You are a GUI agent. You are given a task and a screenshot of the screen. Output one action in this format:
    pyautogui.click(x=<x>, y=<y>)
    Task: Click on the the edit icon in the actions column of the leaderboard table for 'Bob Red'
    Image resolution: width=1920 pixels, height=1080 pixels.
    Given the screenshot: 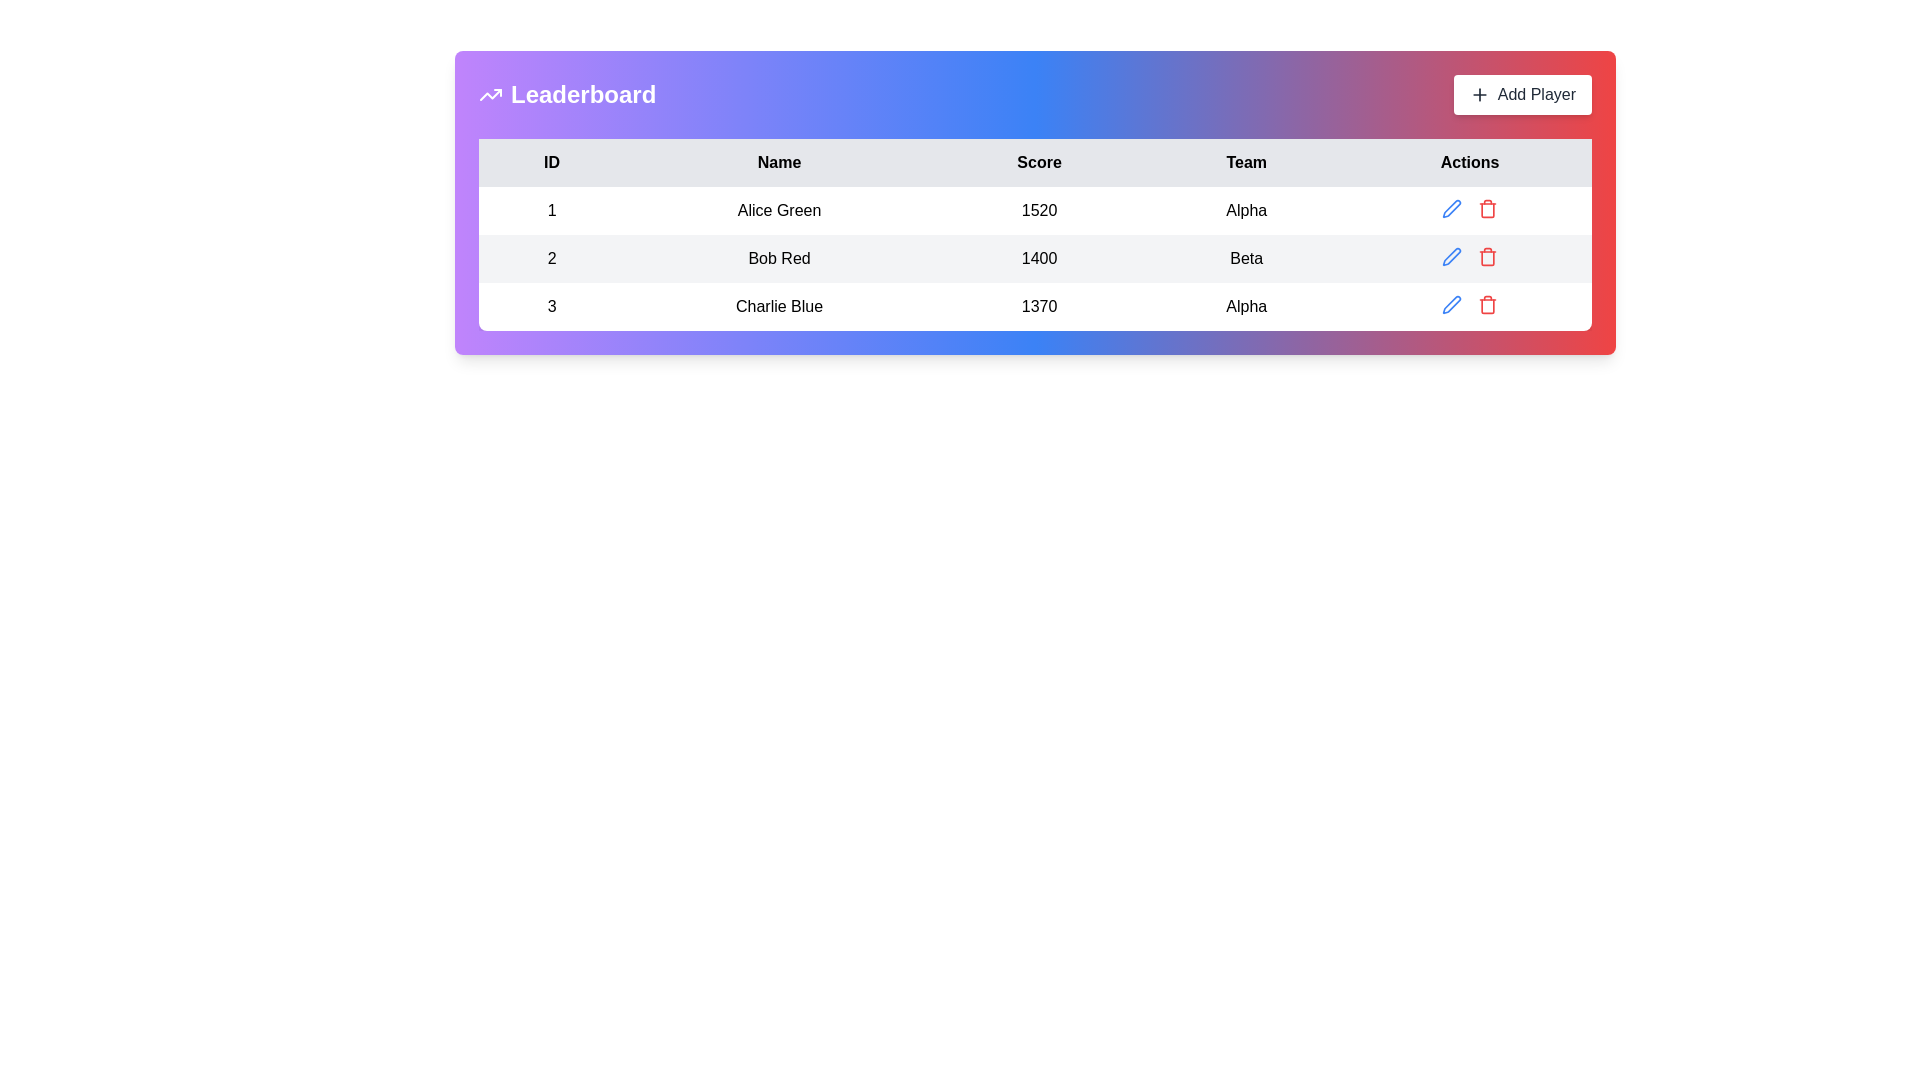 What is the action you would take?
    pyautogui.click(x=1452, y=256)
    